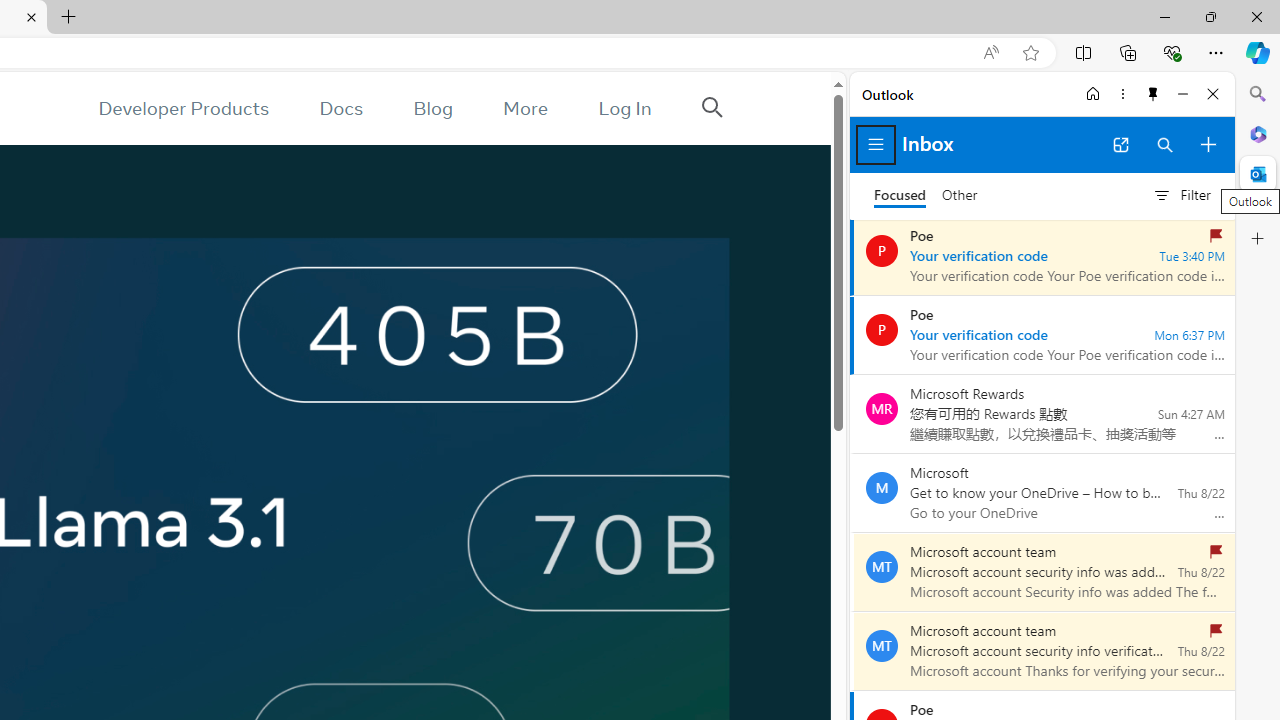 The width and height of the screenshot is (1280, 720). What do you see at coordinates (1207, 144) in the screenshot?
I see `'Compose new mail'` at bounding box center [1207, 144].